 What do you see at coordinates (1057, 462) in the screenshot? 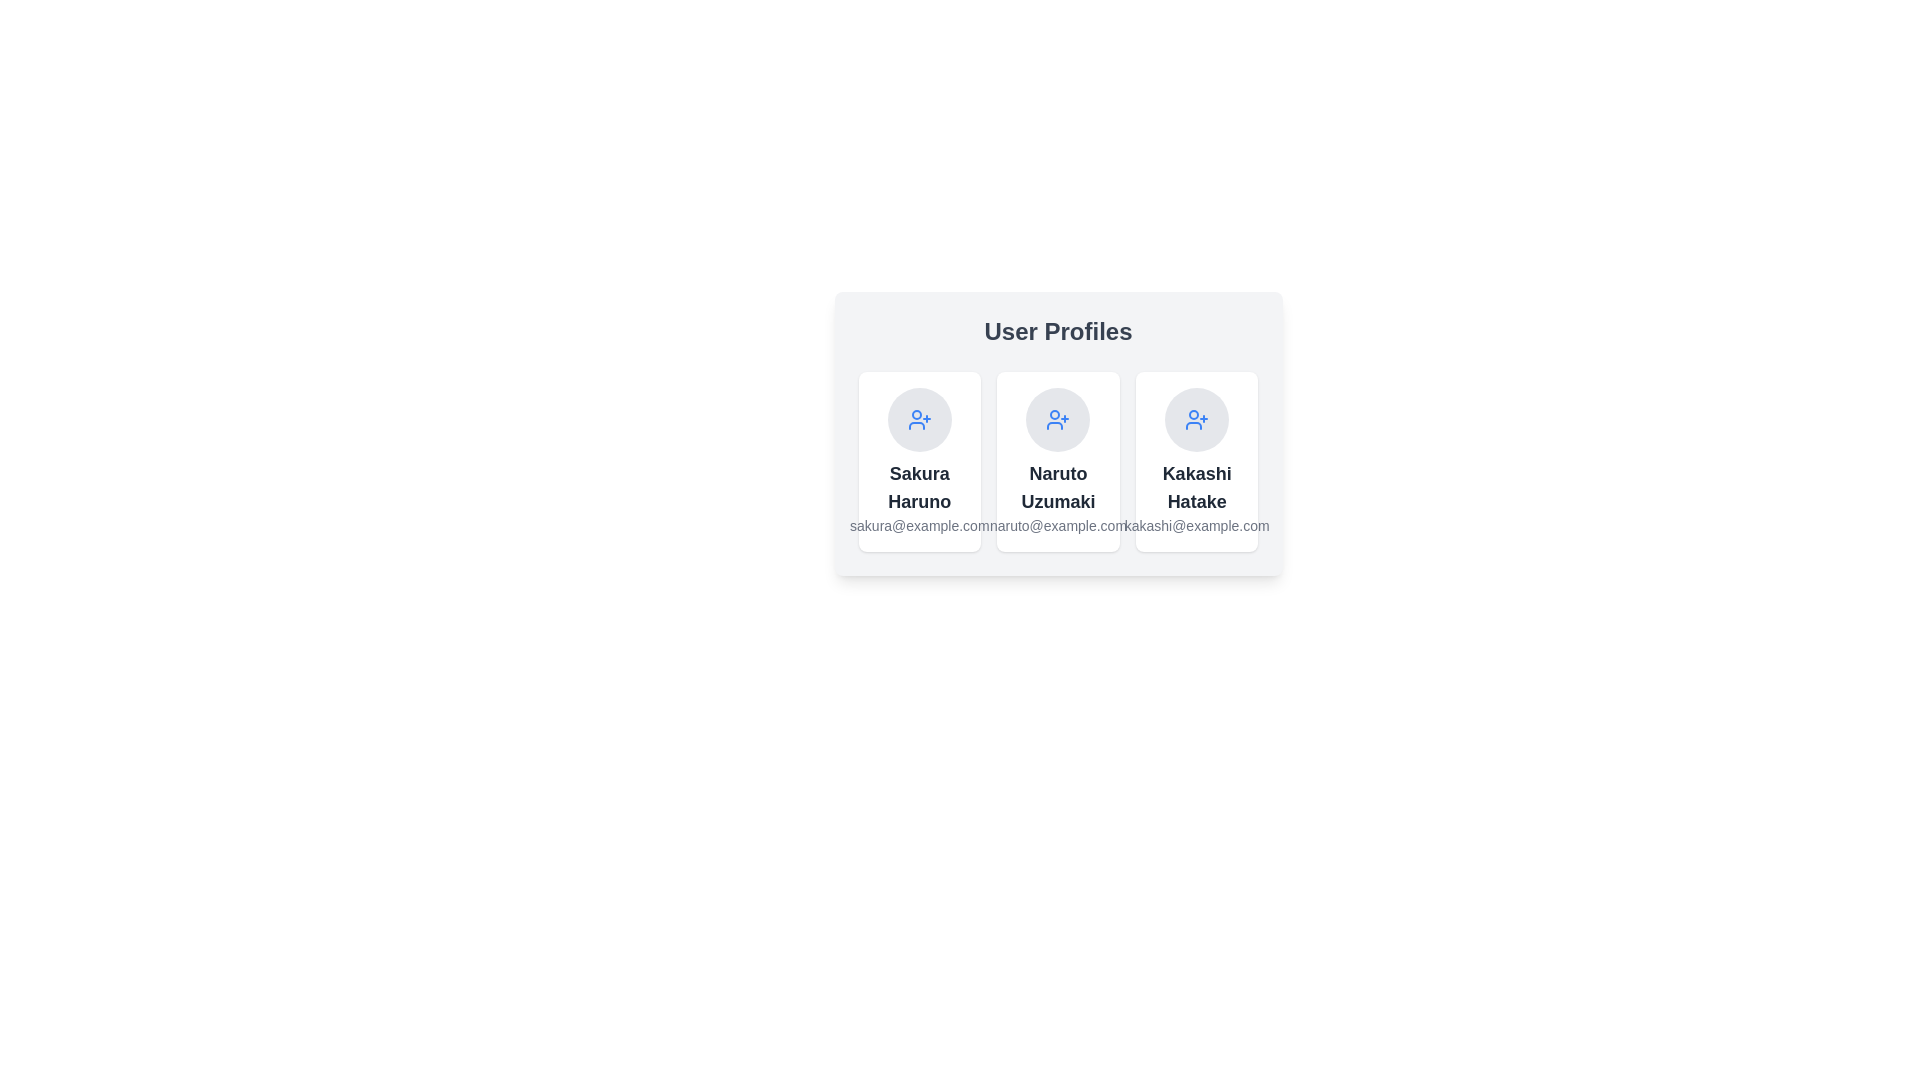
I see `the user profile grid item for 'Naruto Uzumaki'` at bounding box center [1057, 462].